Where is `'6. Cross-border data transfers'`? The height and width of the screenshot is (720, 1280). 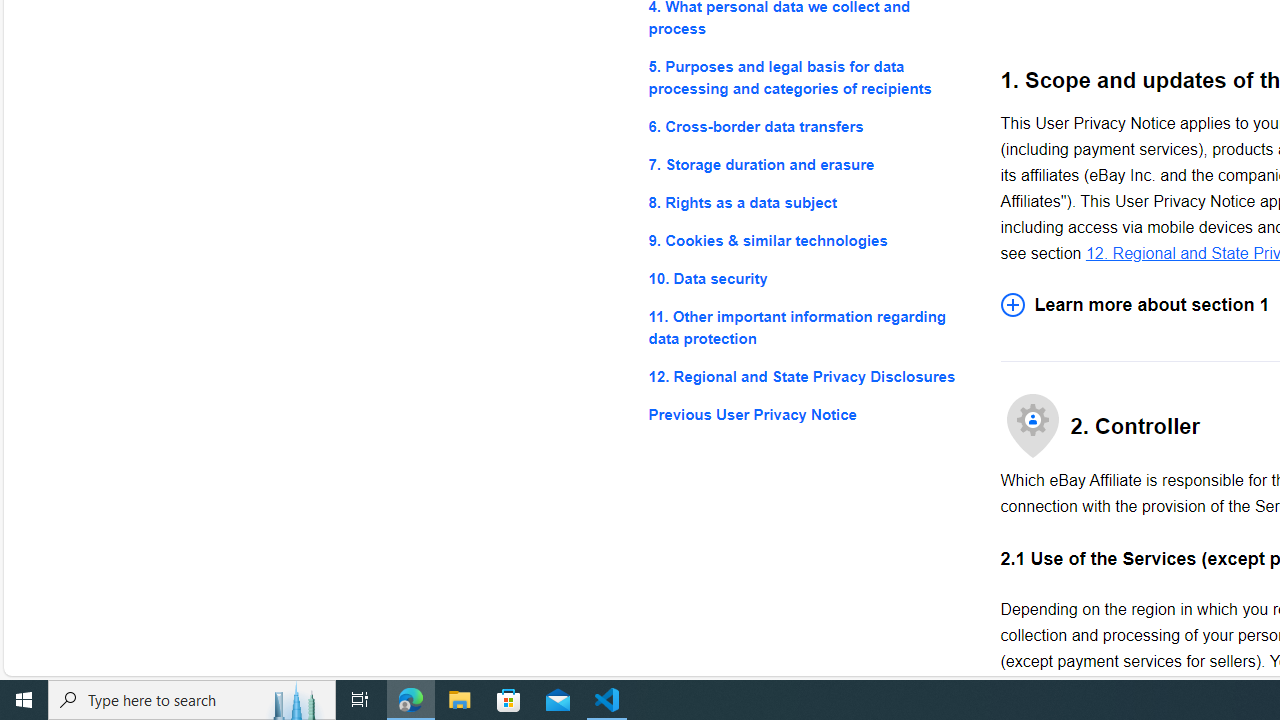
'6. Cross-border data transfers' is located at coordinates (808, 126).